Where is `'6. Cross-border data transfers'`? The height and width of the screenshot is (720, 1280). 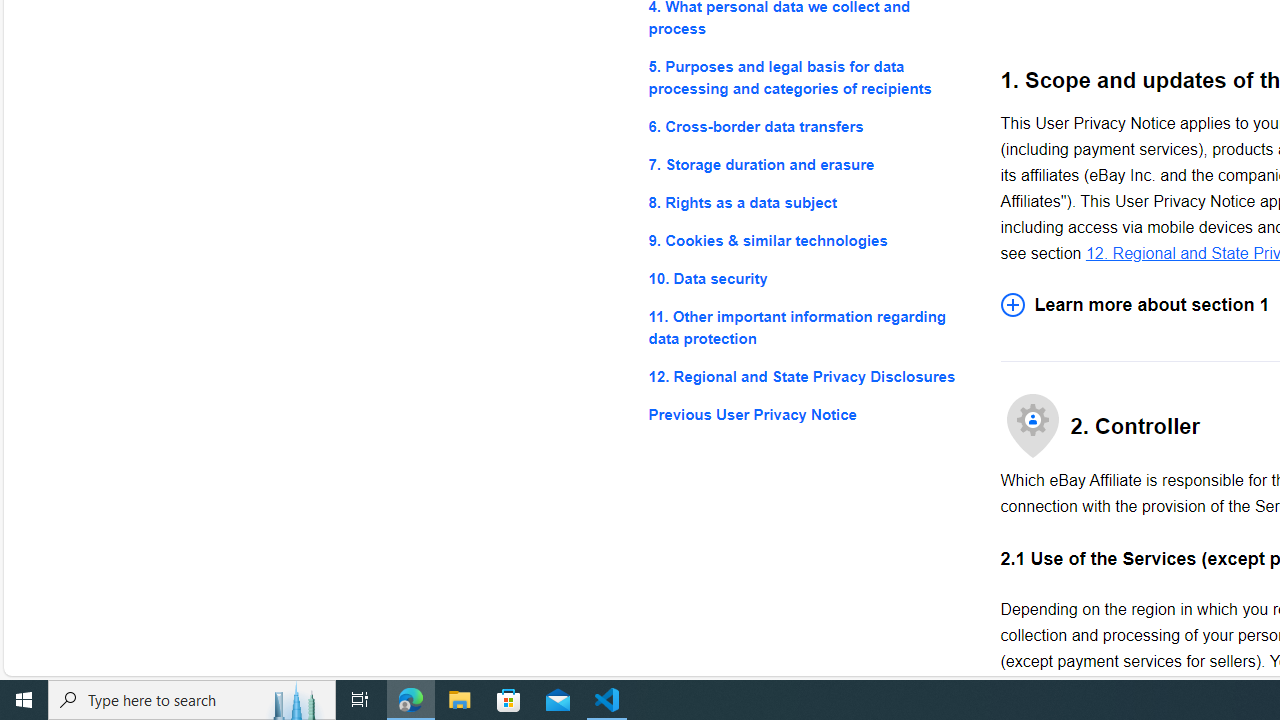
'6. Cross-border data transfers' is located at coordinates (808, 126).